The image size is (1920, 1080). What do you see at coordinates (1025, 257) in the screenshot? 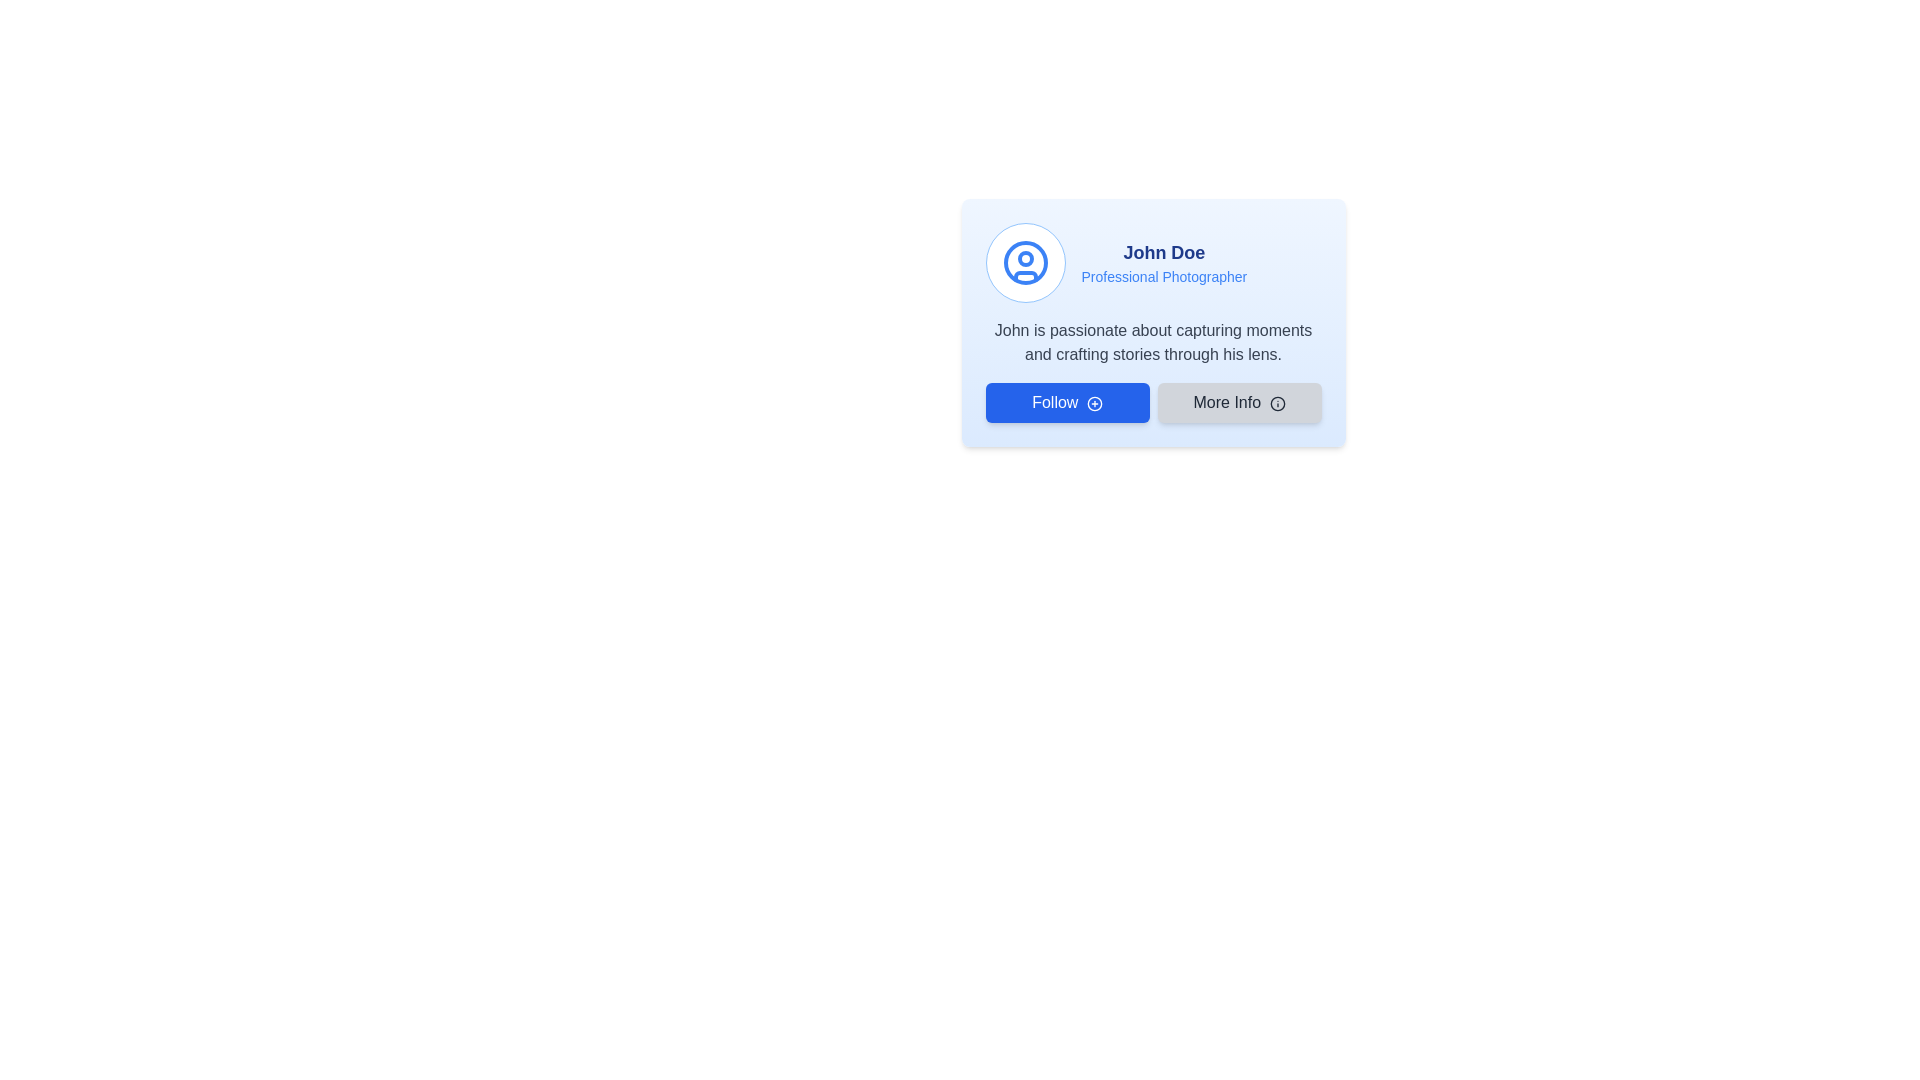
I see `the facial part icon in the user profile located at the top-middle of the card interface` at bounding box center [1025, 257].